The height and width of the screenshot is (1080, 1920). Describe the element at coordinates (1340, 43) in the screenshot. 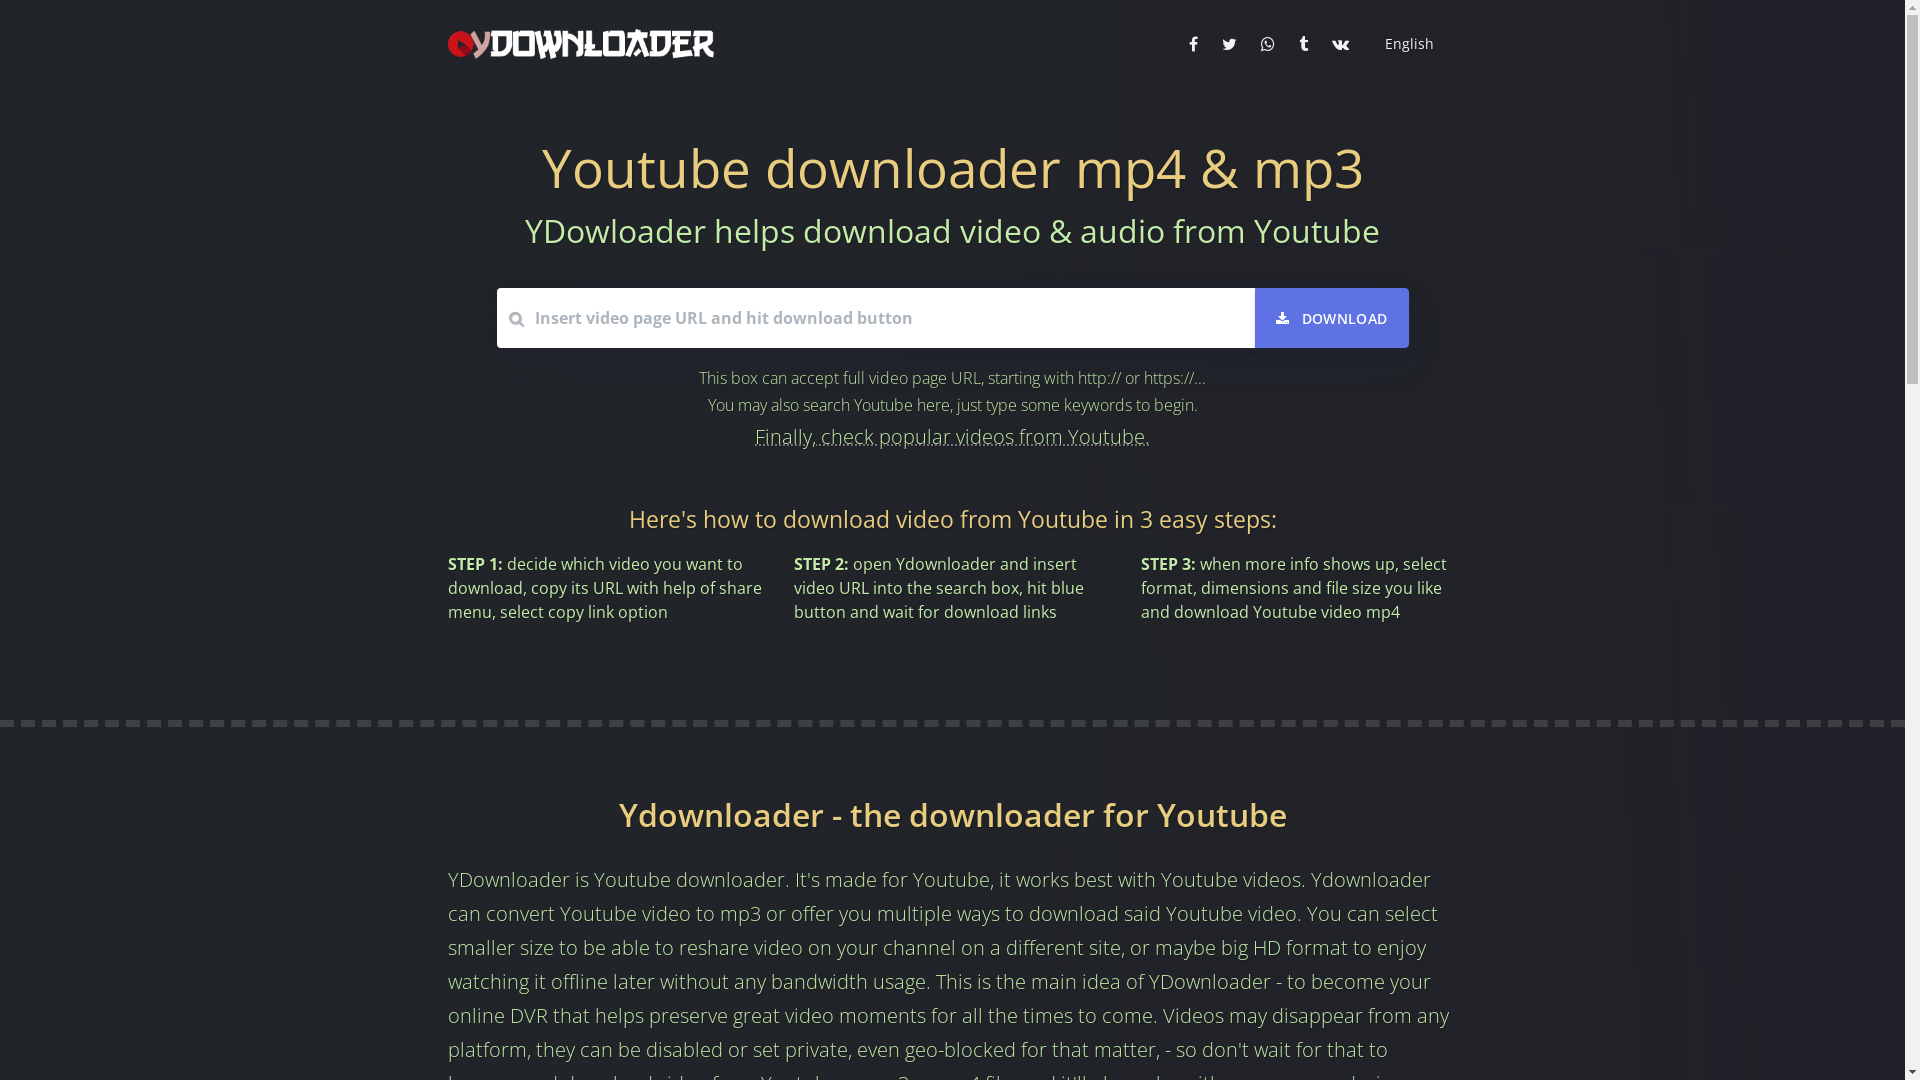

I see `'Share on VK'` at that location.